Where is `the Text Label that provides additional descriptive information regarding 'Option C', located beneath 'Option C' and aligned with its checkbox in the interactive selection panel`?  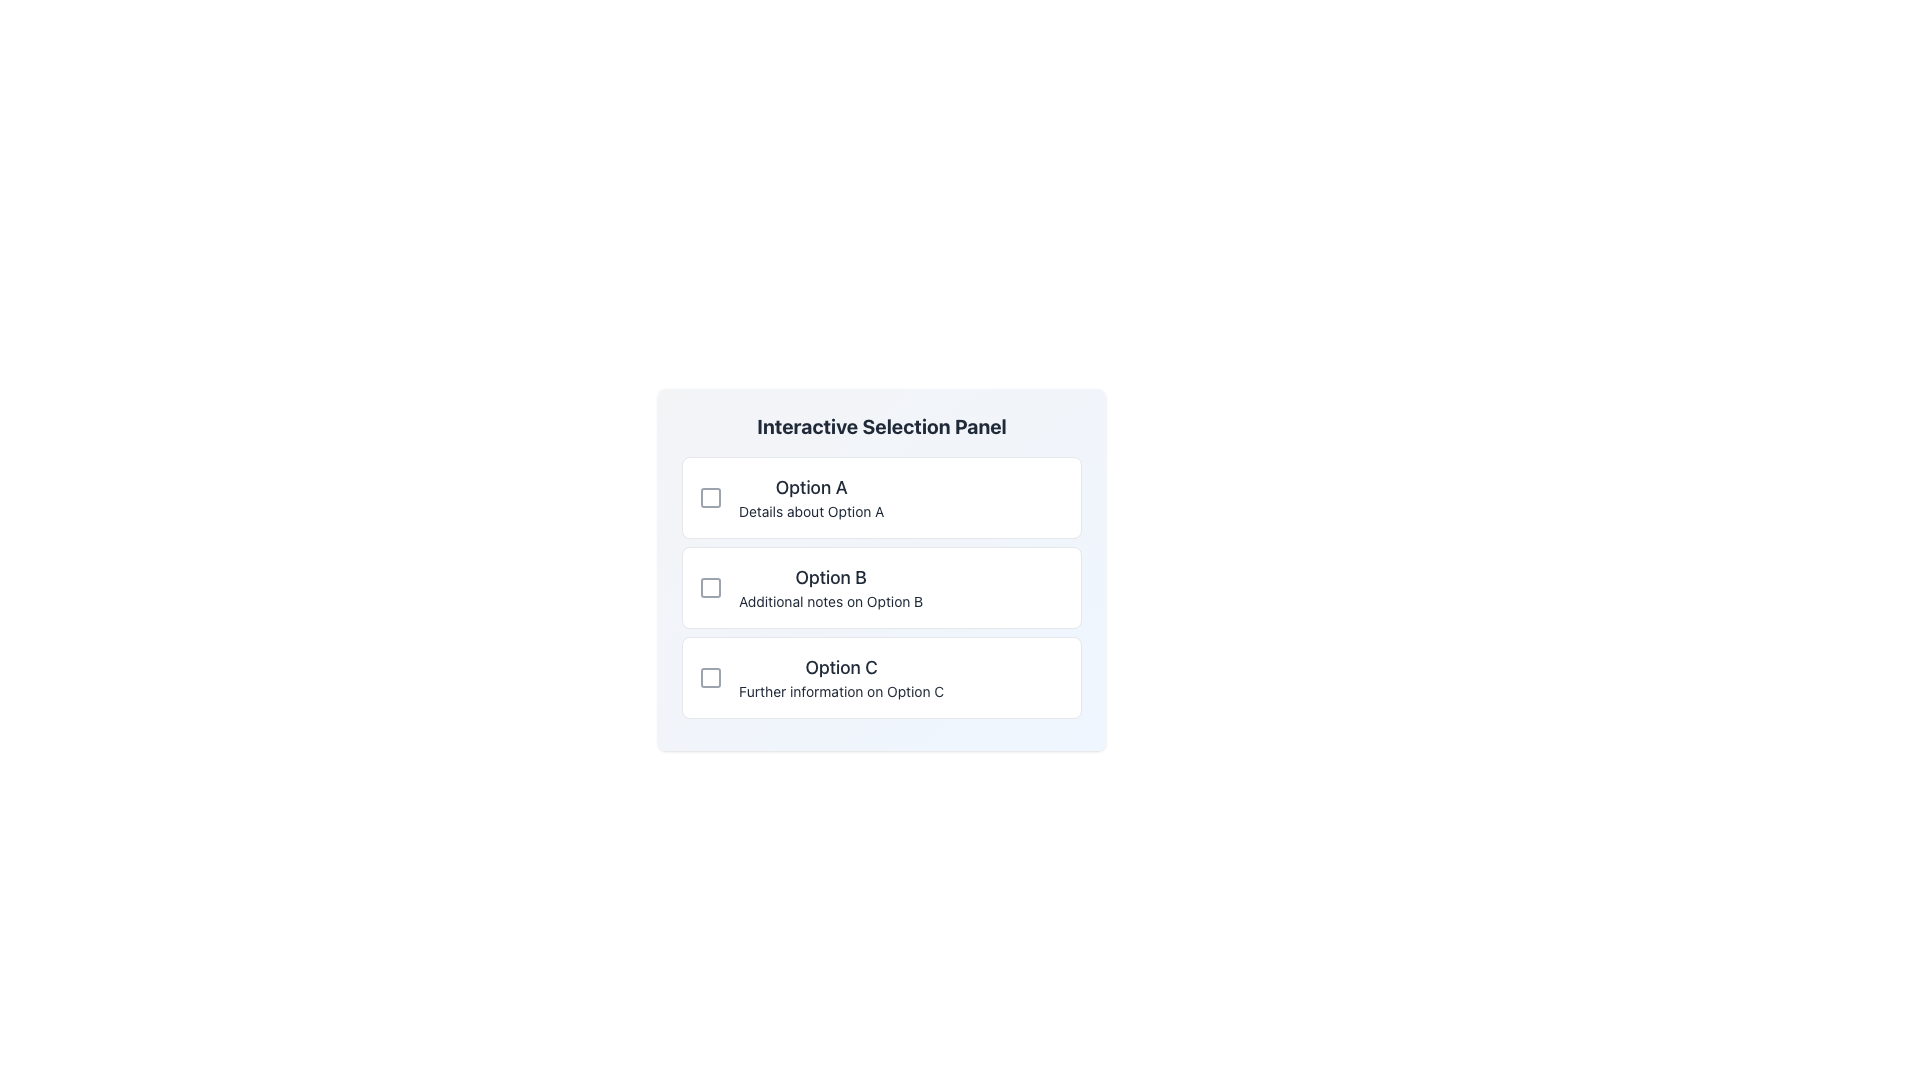
the Text Label that provides additional descriptive information regarding 'Option C', located beneath 'Option C' and aligned with its checkbox in the interactive selection panel is located at coordinates (841, 690).